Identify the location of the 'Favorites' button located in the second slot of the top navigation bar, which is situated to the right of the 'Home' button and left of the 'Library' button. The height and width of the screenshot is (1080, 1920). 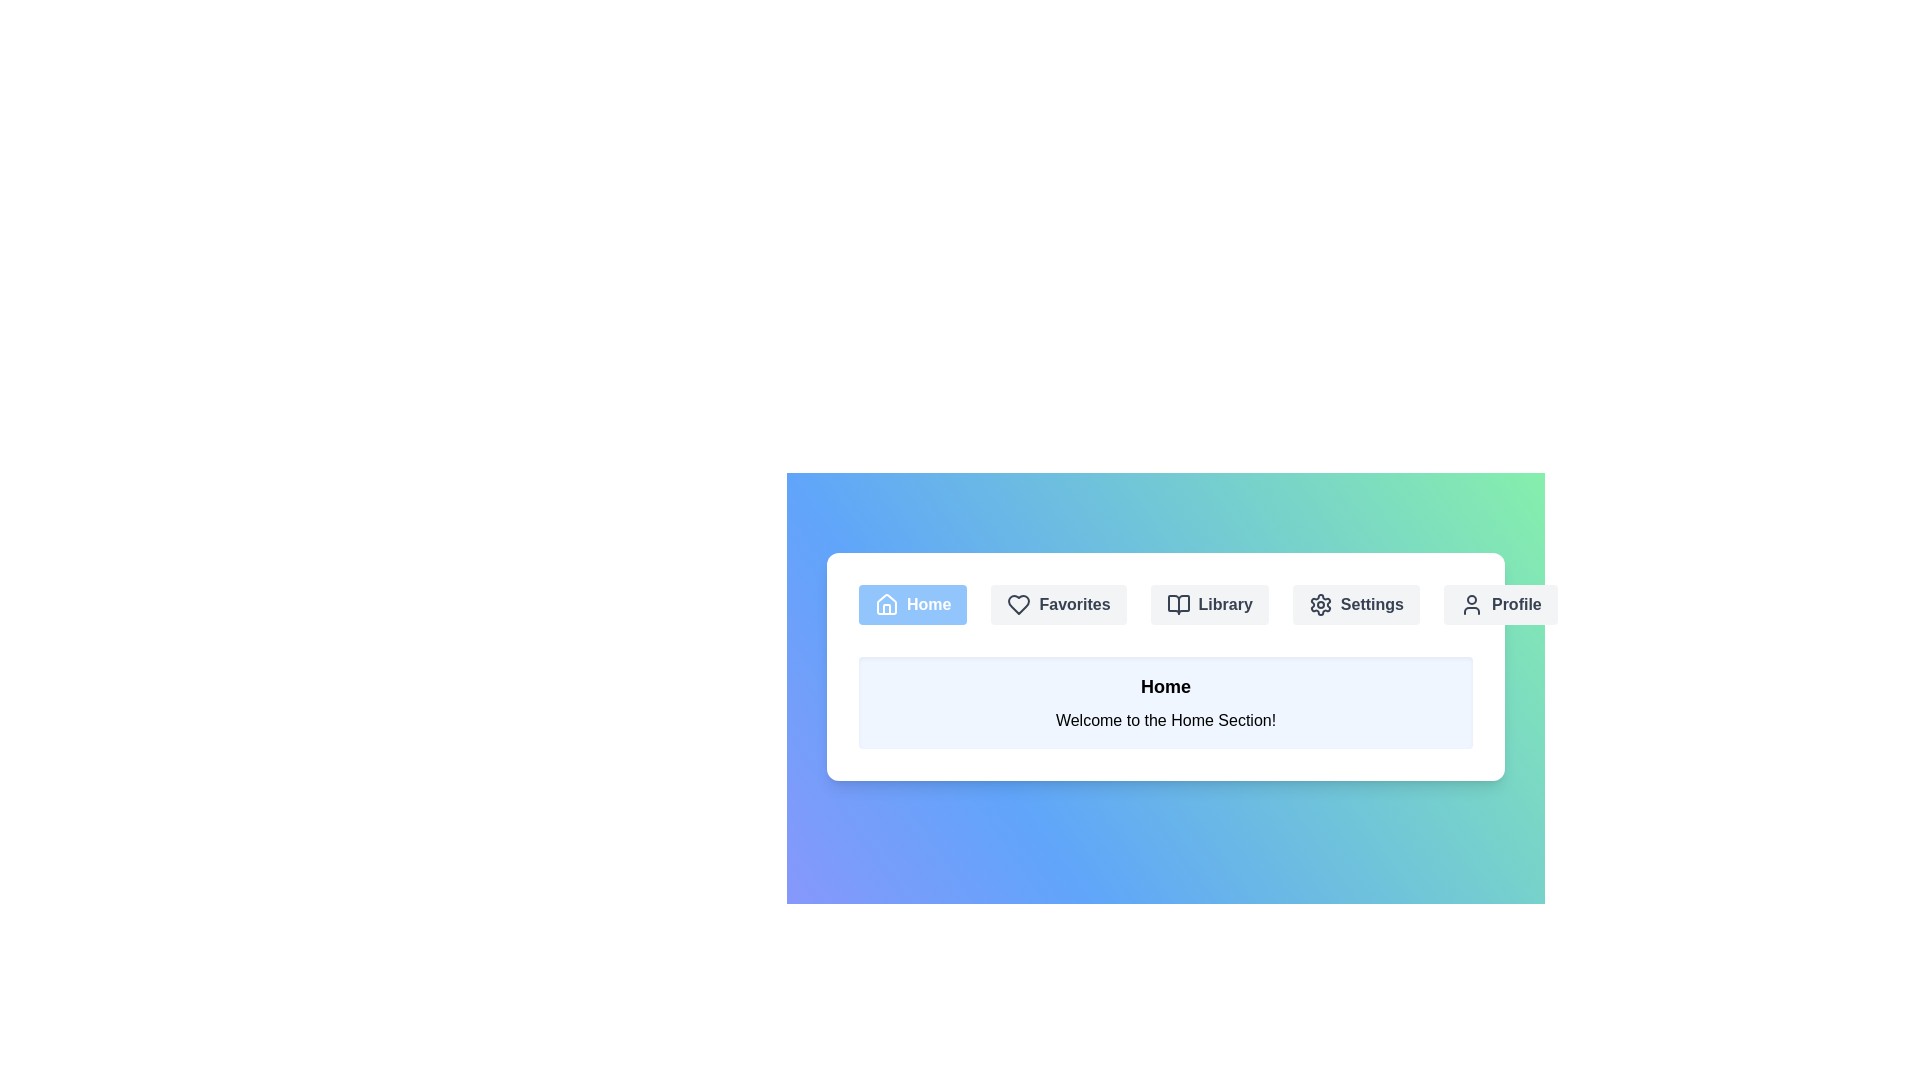
(1058, 604).